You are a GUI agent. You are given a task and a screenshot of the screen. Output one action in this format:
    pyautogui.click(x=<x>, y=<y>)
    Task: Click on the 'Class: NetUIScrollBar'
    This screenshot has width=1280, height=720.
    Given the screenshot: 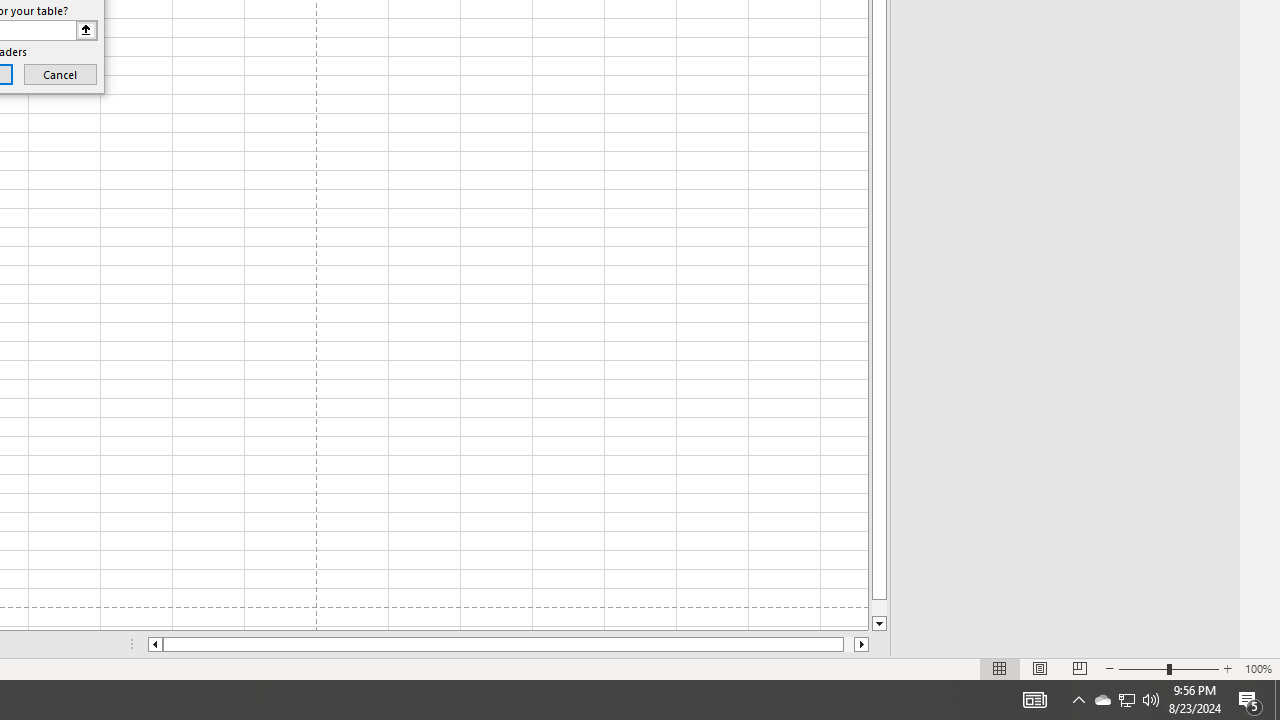 What is the action you would take?
    pyautogui.click(x=508, y=644)
    